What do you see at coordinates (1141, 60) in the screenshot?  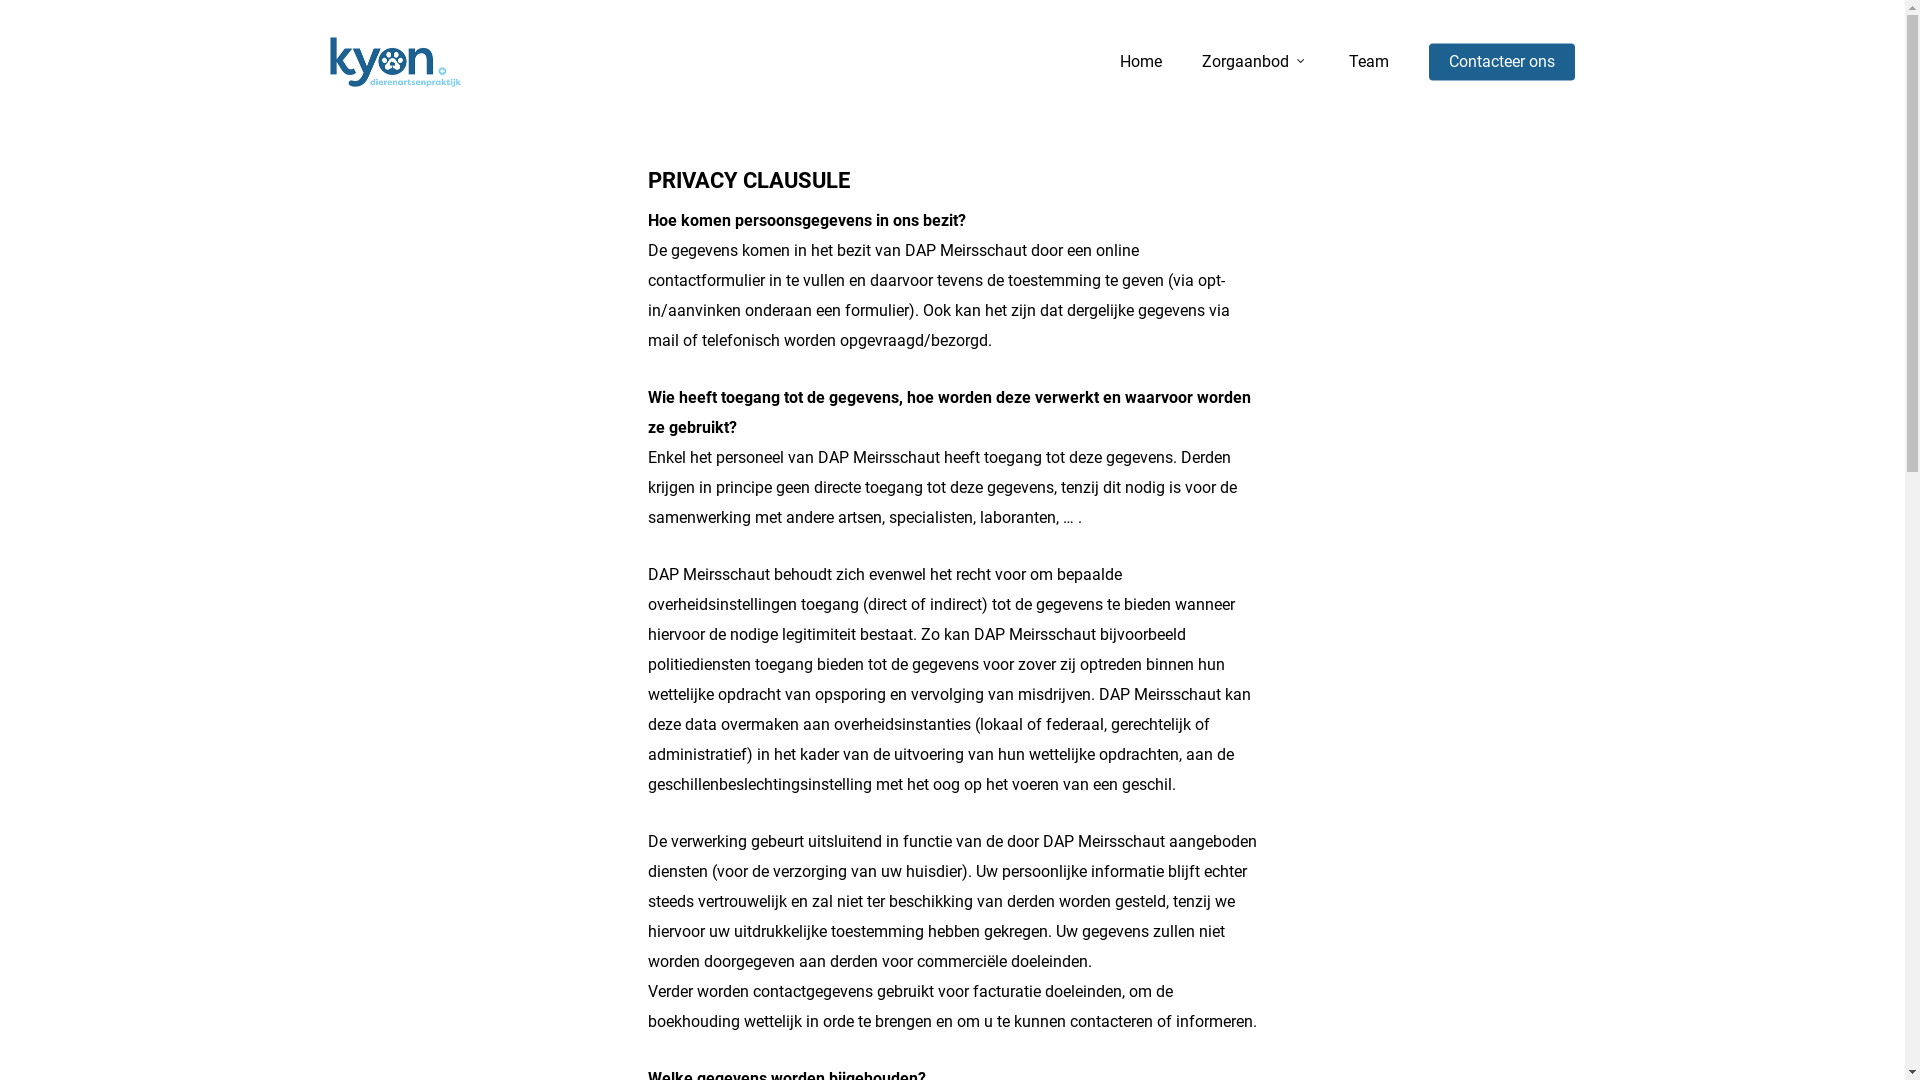 I see `'Home'` at bounding box center [1141, 60].